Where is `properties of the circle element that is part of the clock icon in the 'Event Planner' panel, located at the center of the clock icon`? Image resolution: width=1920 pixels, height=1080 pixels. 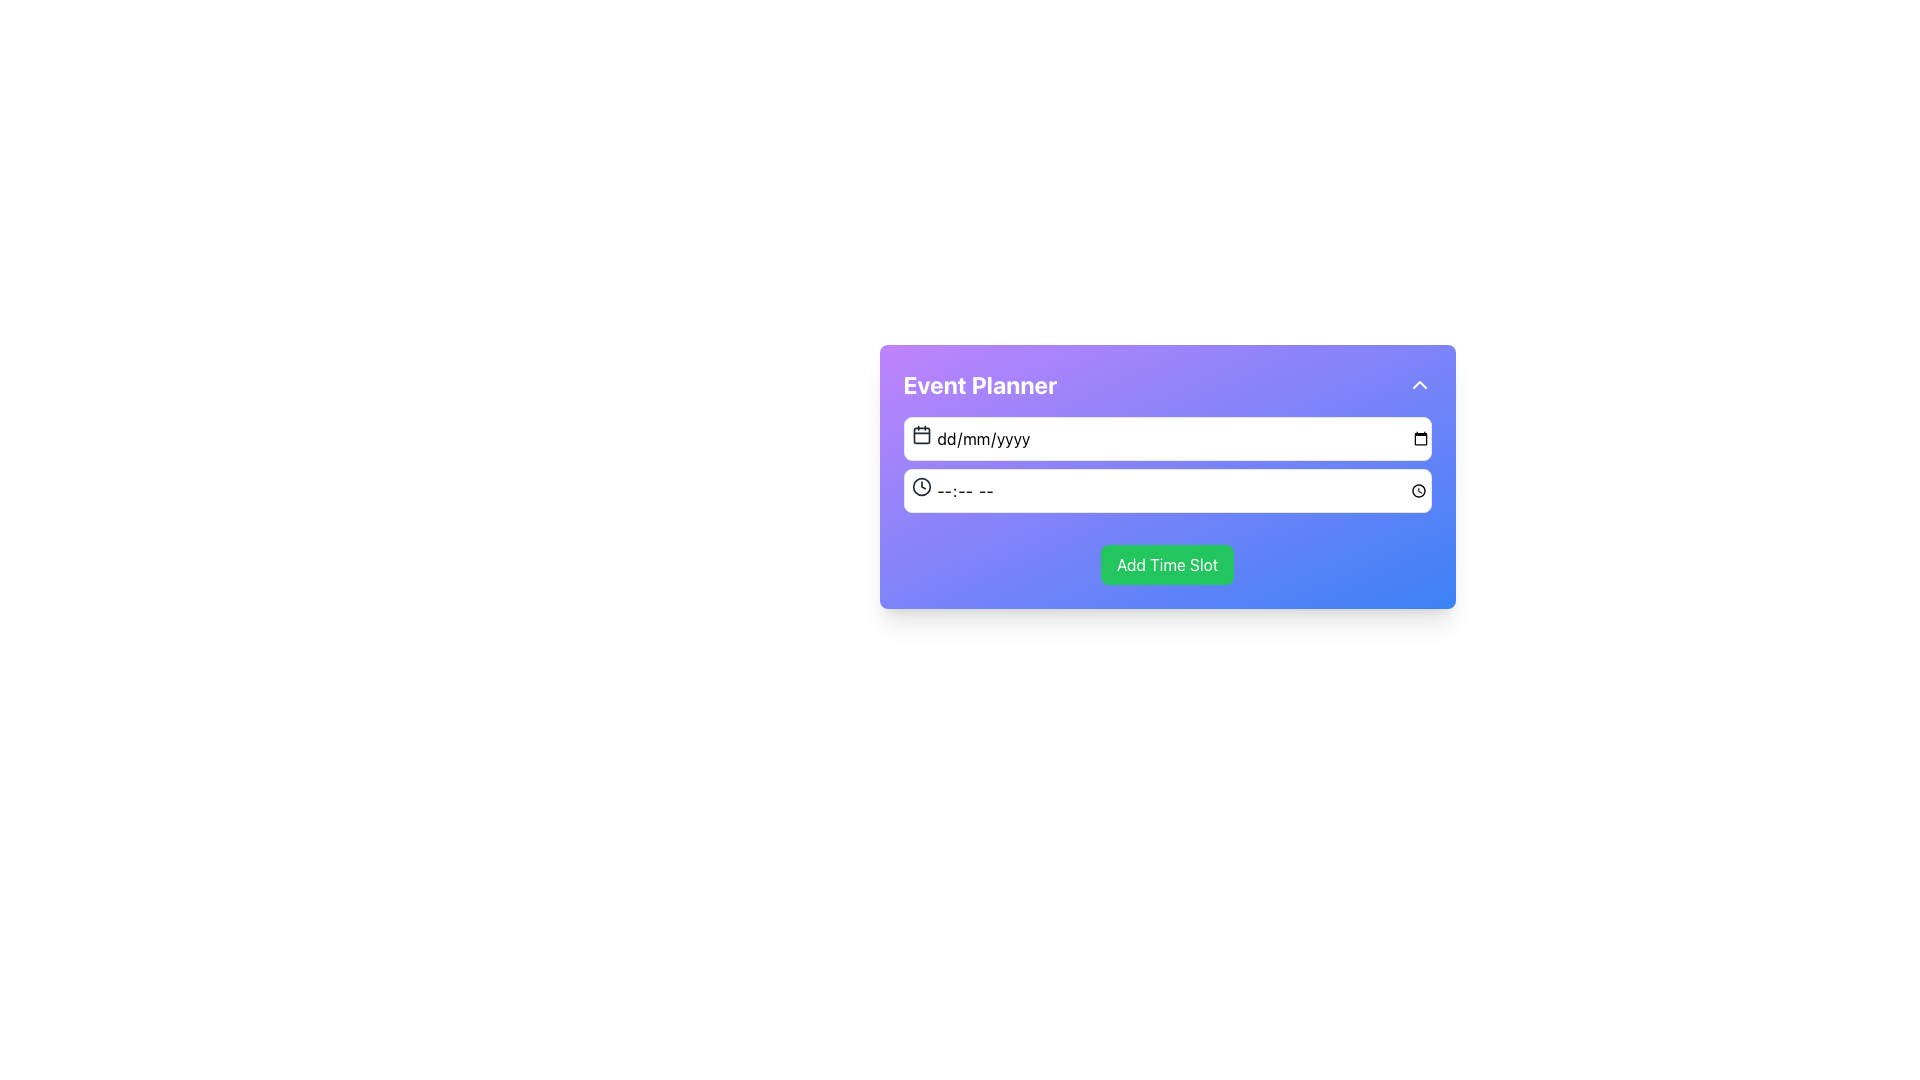 properties of the circle element that is part of the clock icon in the 'Event Planner' panel, located at the center of the clock icon is located at coordinates (920, 486).